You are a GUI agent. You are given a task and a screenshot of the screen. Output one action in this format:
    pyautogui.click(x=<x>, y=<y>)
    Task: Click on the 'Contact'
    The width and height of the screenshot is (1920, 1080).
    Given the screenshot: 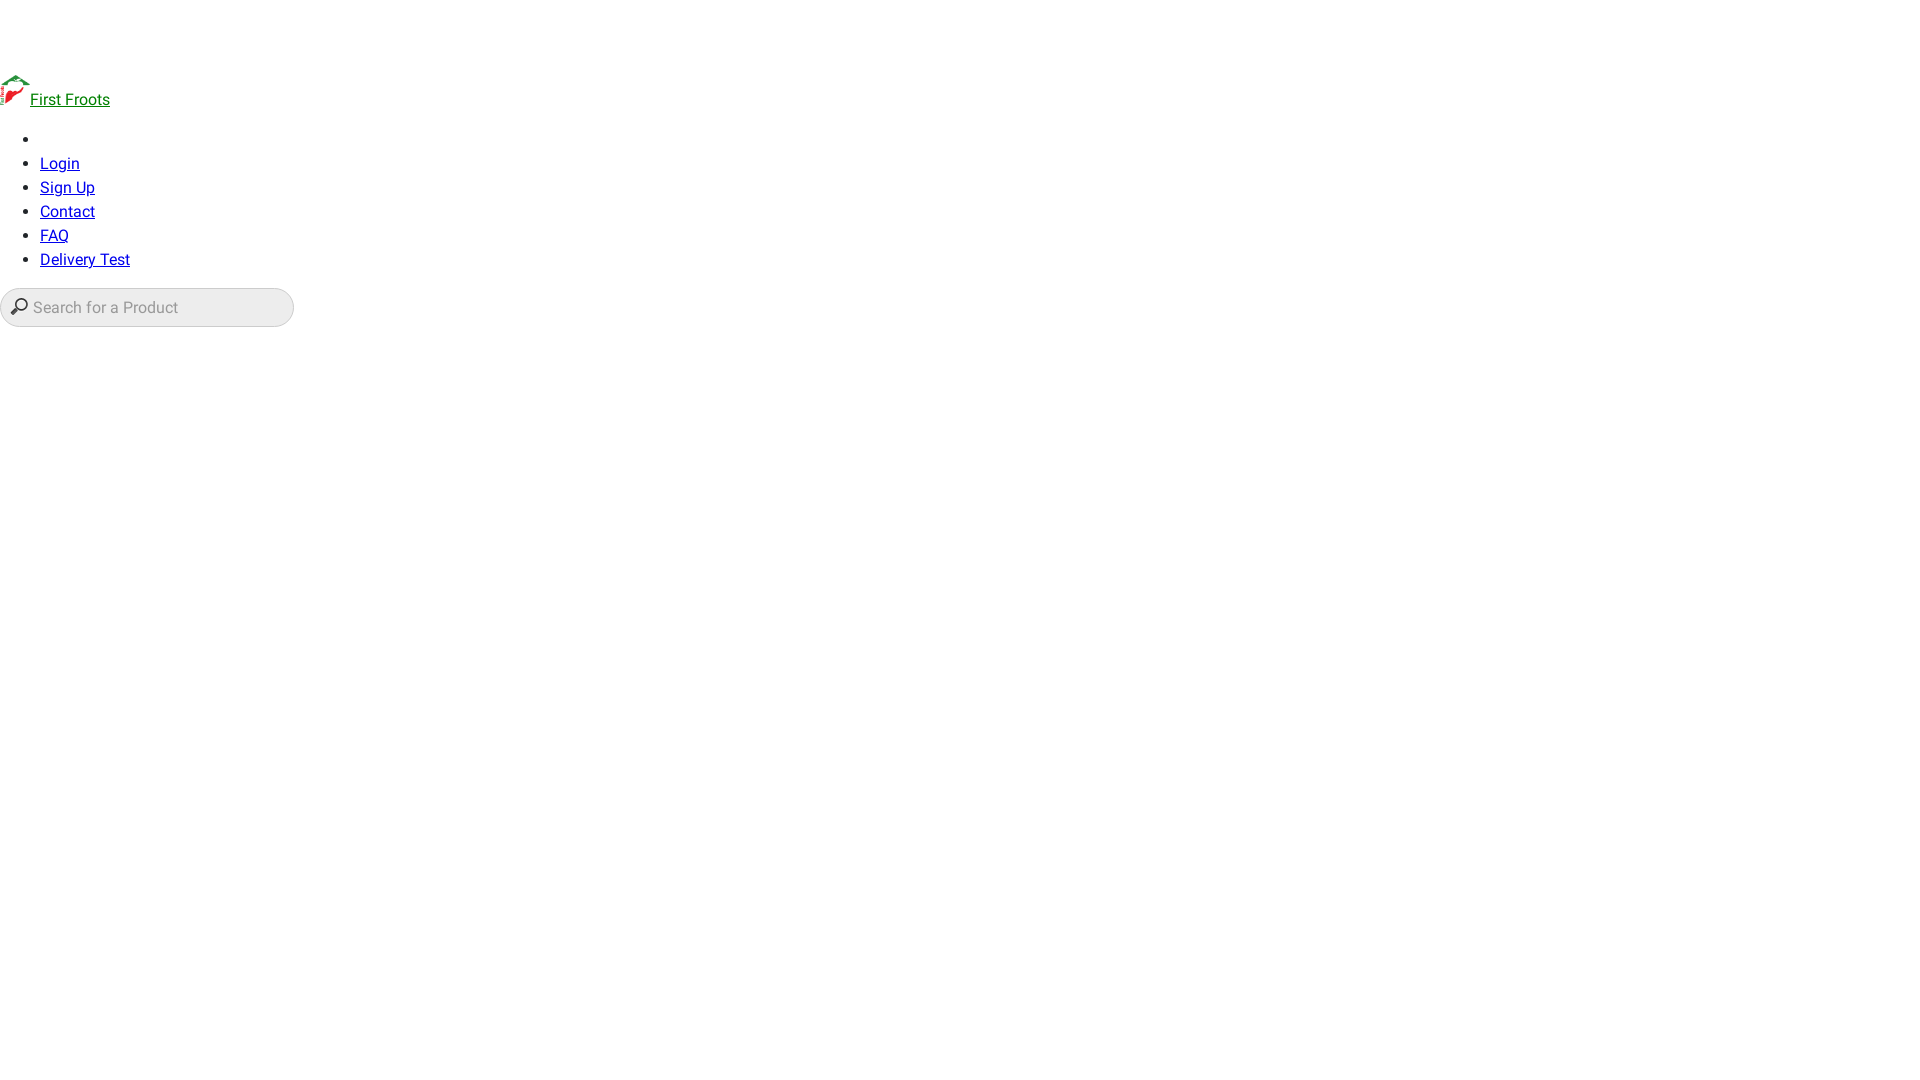 What is the action you would take?
    pyautogui.click(x=67, y=211)
    